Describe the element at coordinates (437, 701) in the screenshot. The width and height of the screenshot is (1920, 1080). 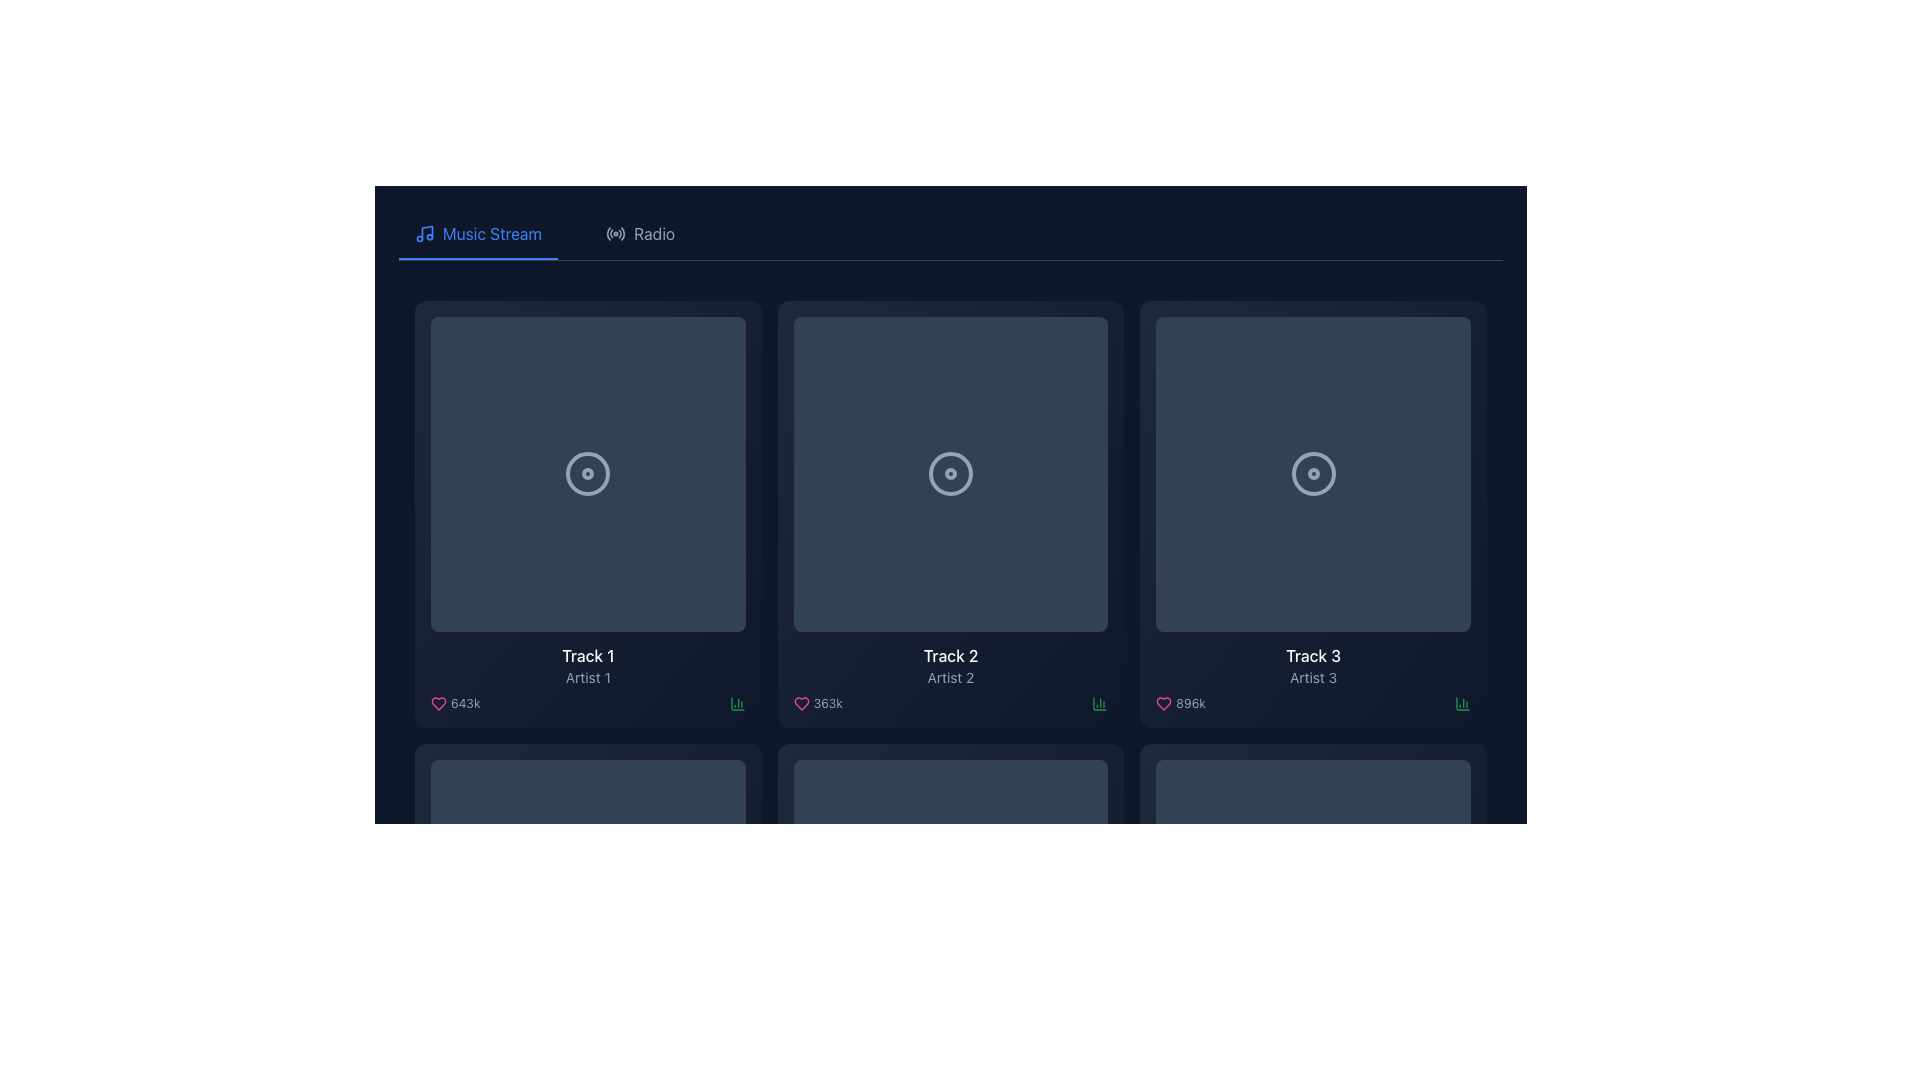
I see `the heart icon button located at the bottom left of the first track card to like the associated track` at that location.